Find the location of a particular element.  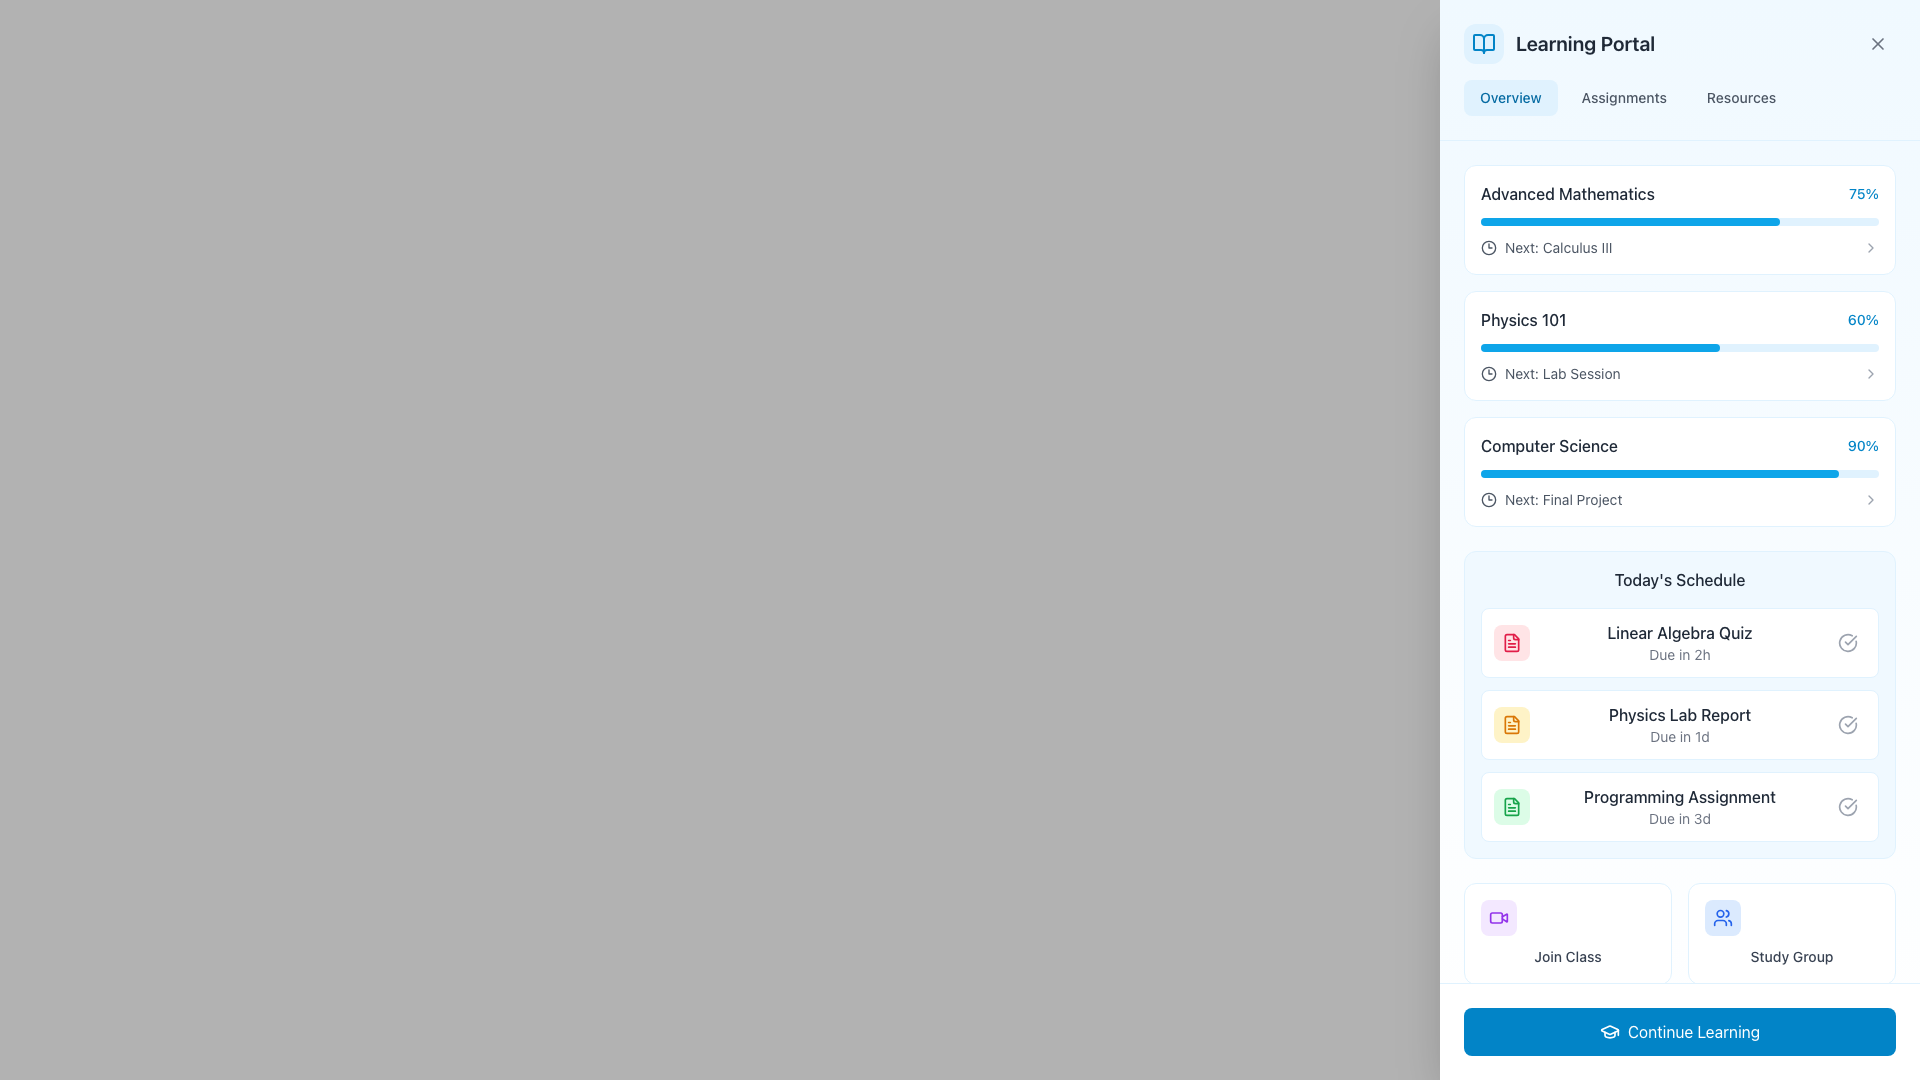

the decorative icon located at the top-left corner of the sidebar, adjacent to the title text 'Learning Portal' is located at coordinates (1483, 43).